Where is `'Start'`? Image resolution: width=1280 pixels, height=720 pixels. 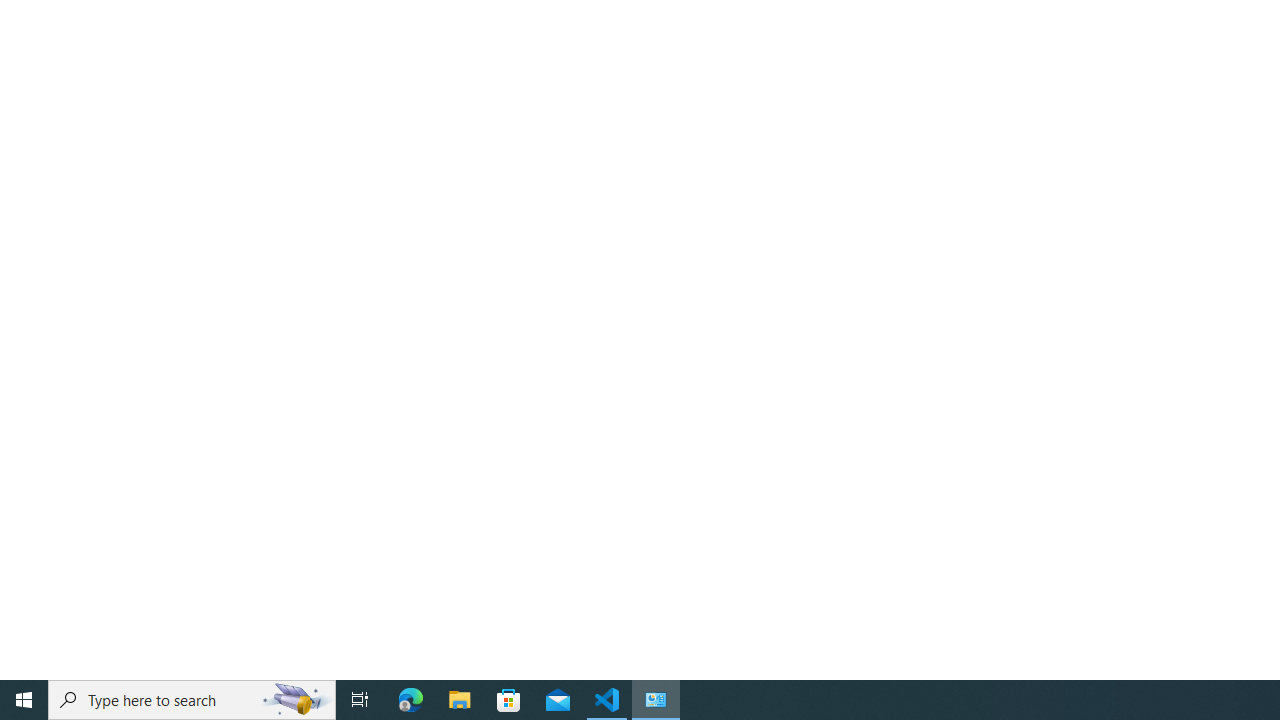
'Start' is located at coordinates (24, 698).